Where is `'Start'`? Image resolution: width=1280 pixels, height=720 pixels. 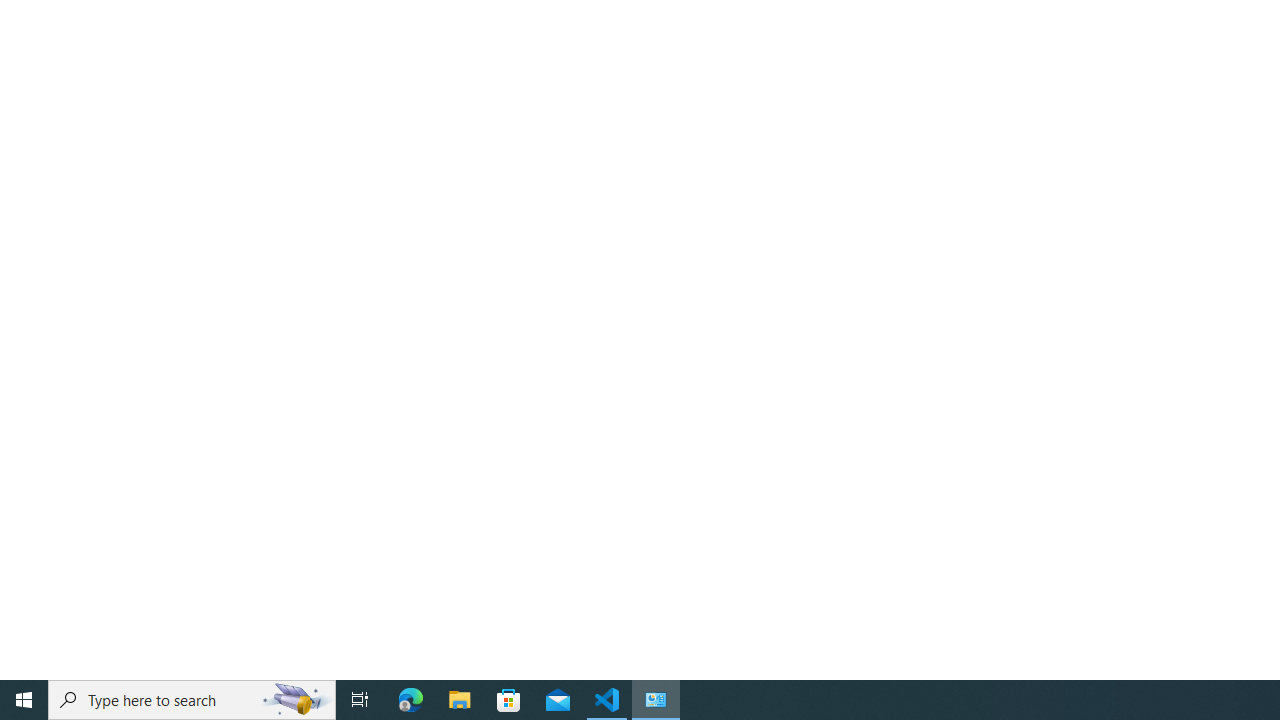
'Start' is located at coordinates (24, 698).